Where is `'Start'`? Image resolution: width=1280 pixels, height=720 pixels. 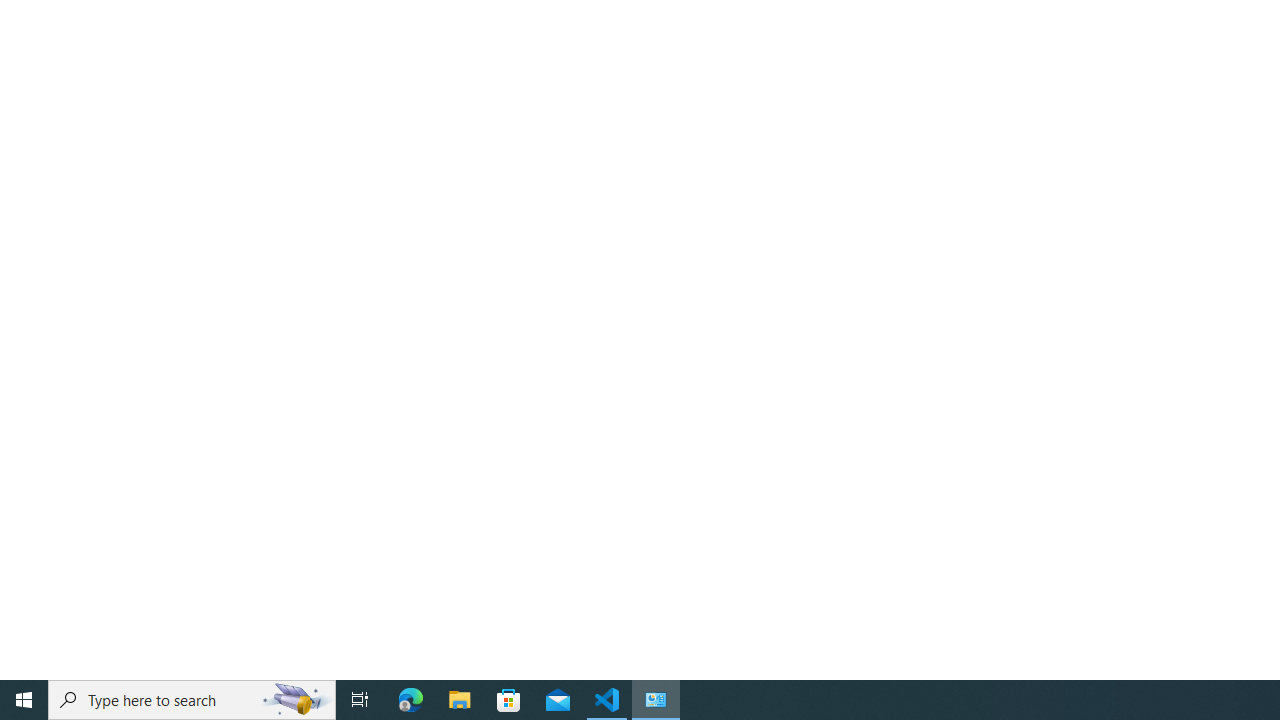
'Start' is located at coordinates (24, 698).